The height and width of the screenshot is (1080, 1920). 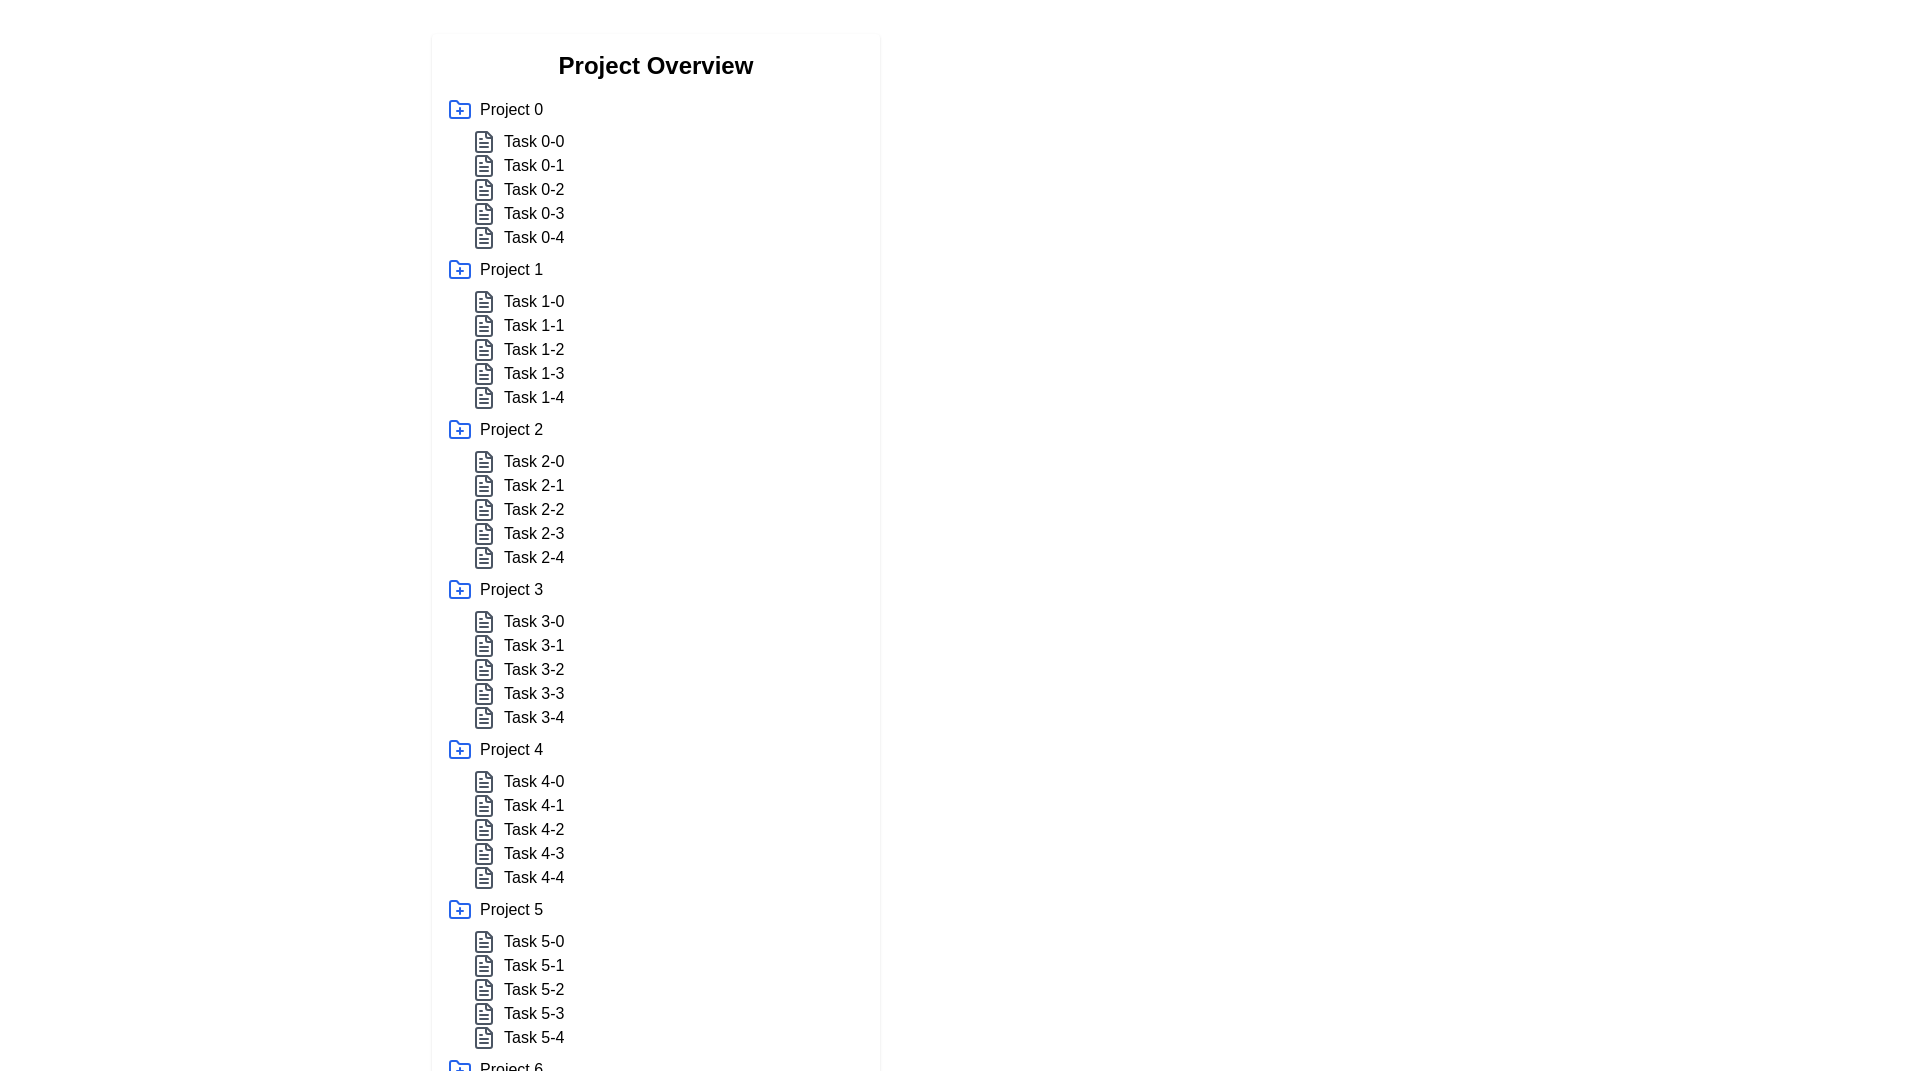 I want to click on the file icon representing 'Task 4-3' in the fourth project grouping, so click(x=484, y=853).